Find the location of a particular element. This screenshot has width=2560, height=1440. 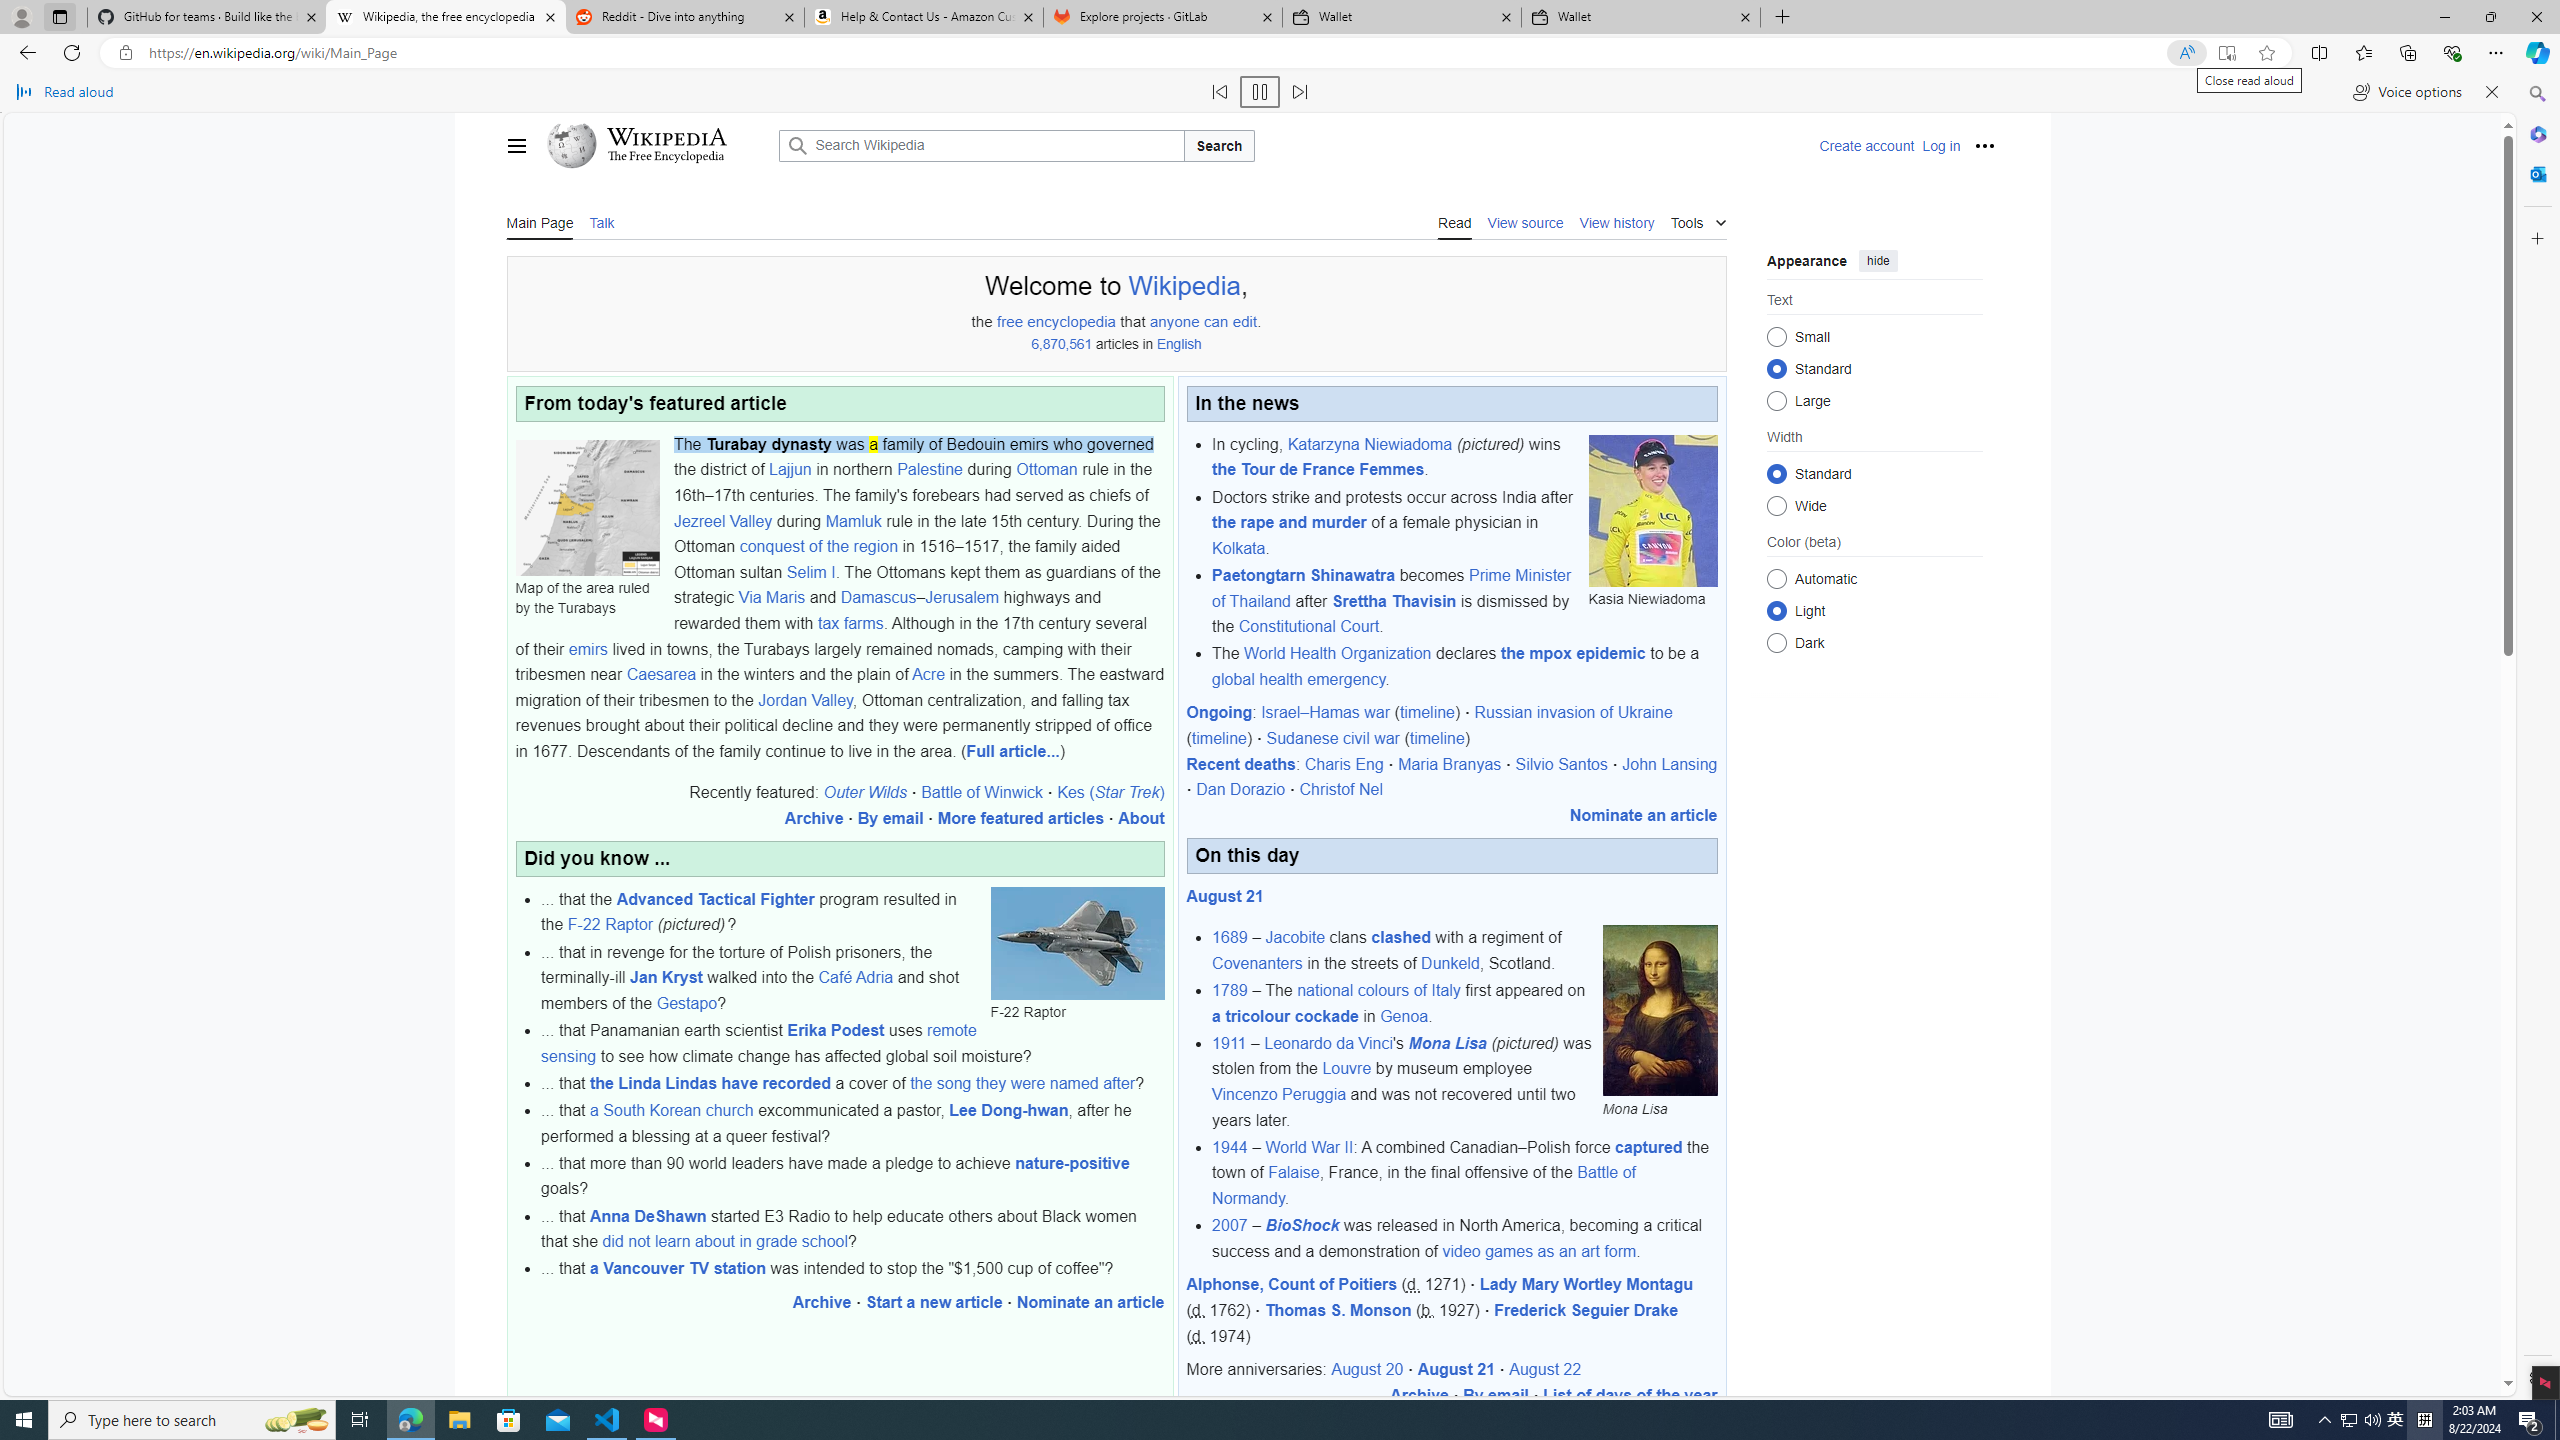

'1911' is located at coordinates (1227, 1042).